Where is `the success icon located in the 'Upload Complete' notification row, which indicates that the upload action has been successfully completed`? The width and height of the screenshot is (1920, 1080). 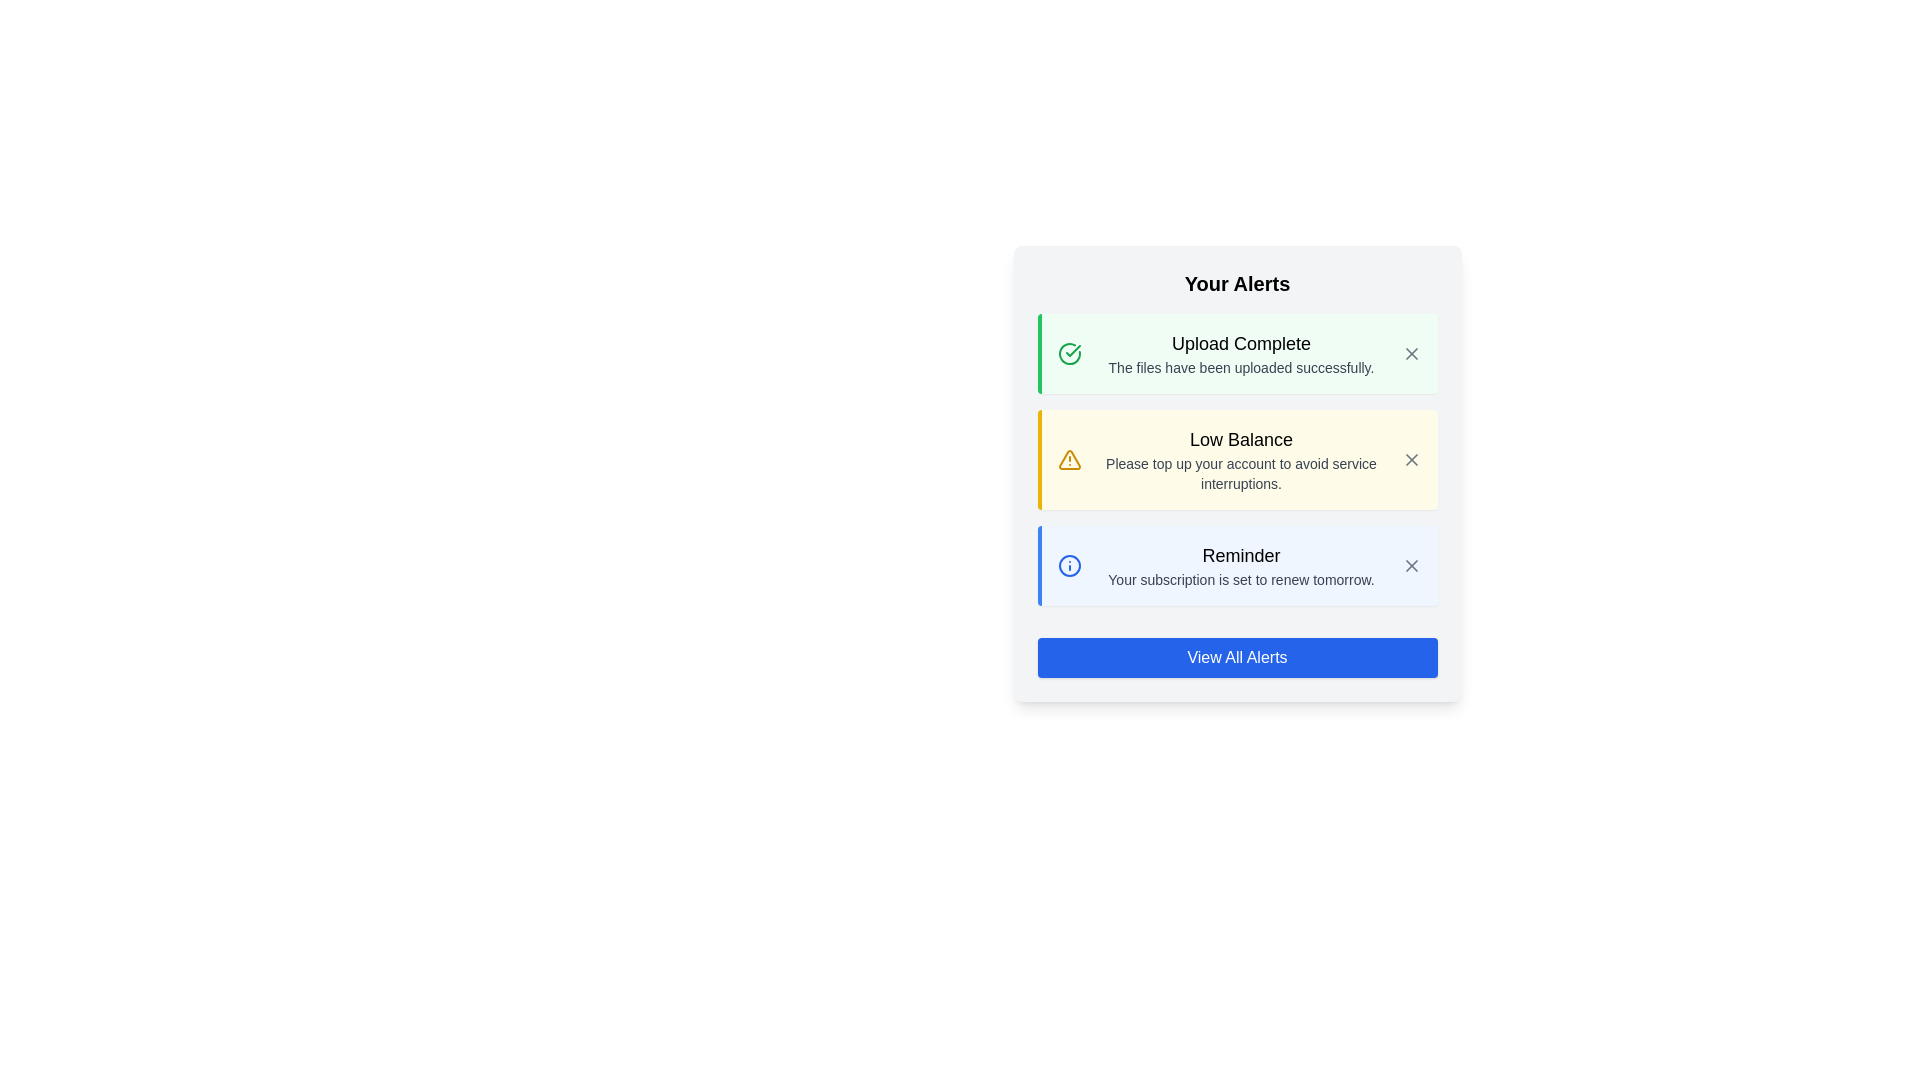
the success icon located in the 'Upload Complete' notification row, which indicates that the upload action has been successfully completed is located at coordinates (1072, 350).